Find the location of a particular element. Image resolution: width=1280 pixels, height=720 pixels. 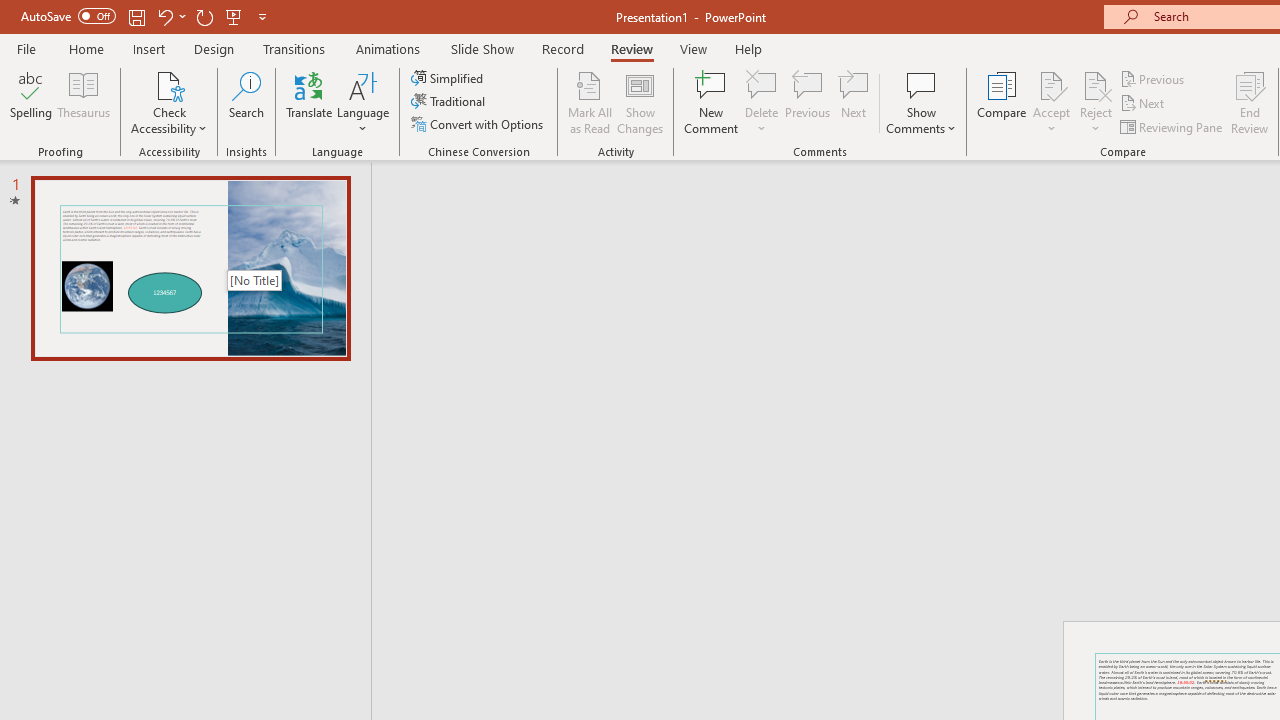

'Accept Change' is located at coordinates (1050, 84).